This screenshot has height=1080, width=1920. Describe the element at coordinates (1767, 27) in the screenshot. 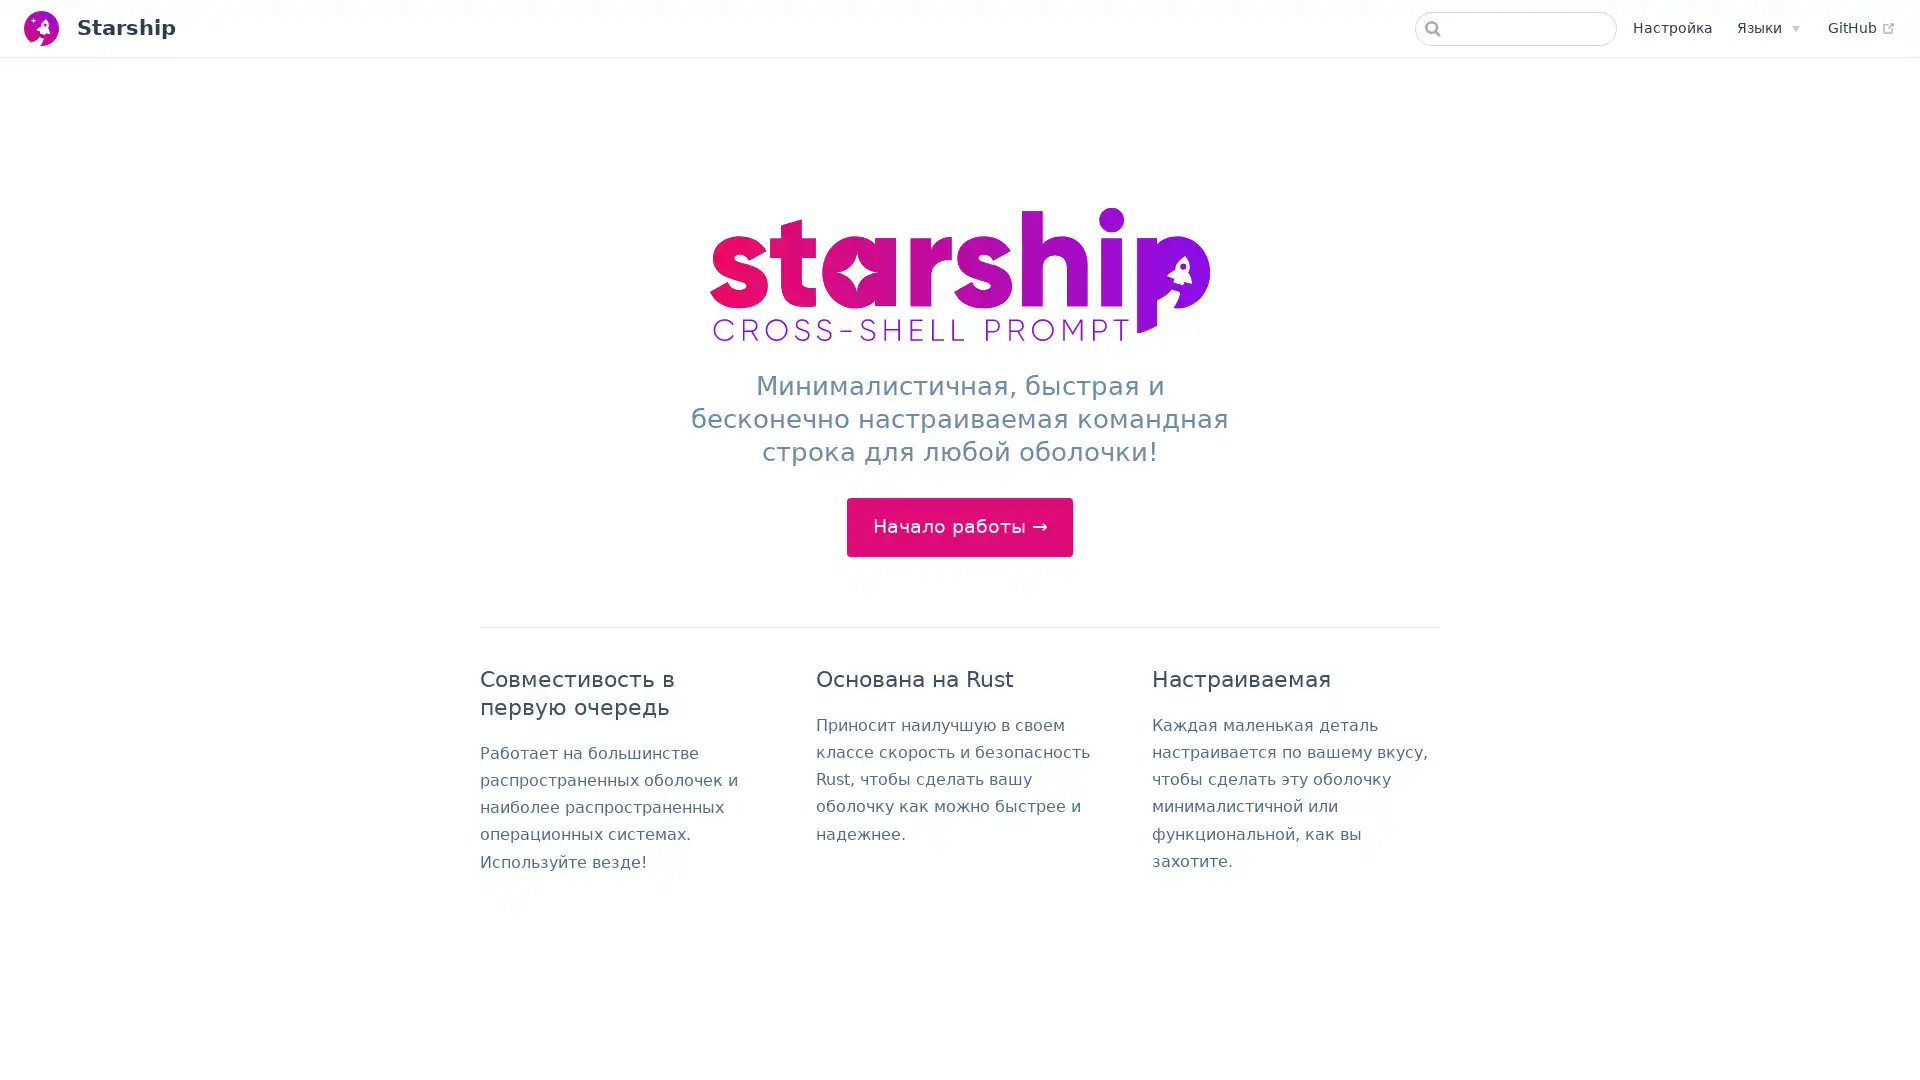

I see `Select language` at that location.